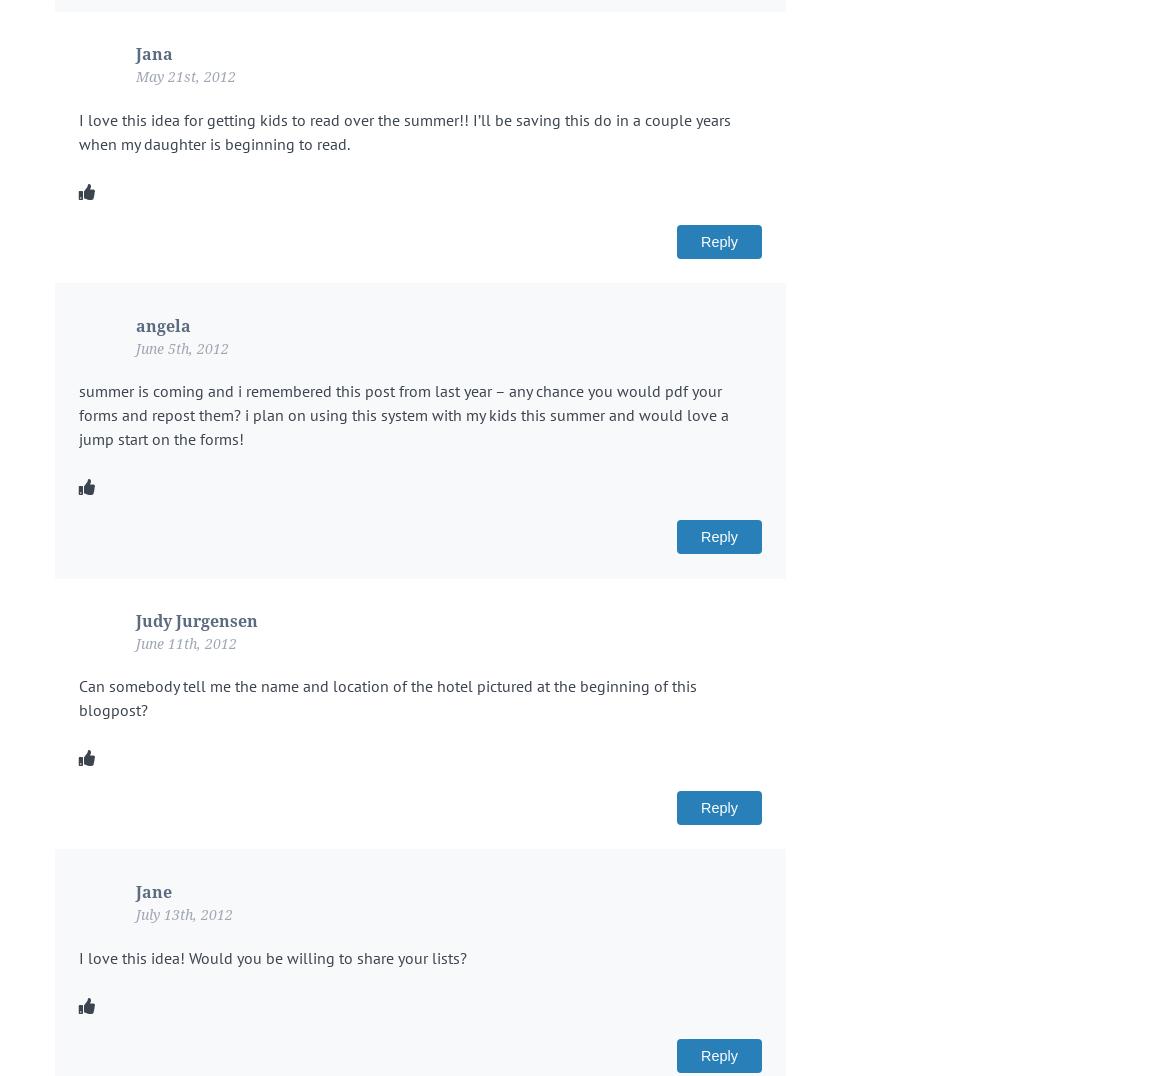 The height and width of the screenshot is (1076, 1150). Describe the element at coordinates (135, 914) in the screenshot. I see `'July 13th, 2012'` at that location.